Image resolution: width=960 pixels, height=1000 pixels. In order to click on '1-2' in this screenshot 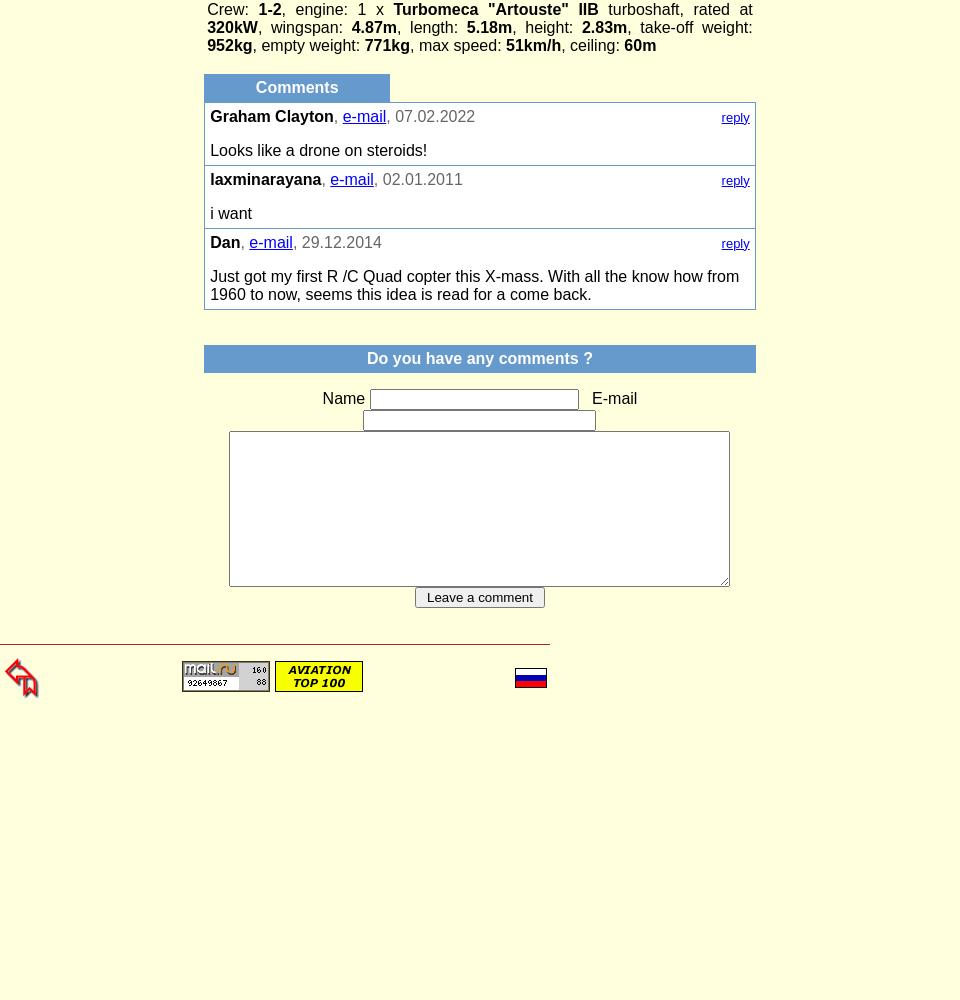, I will do `click(263, 9)`.